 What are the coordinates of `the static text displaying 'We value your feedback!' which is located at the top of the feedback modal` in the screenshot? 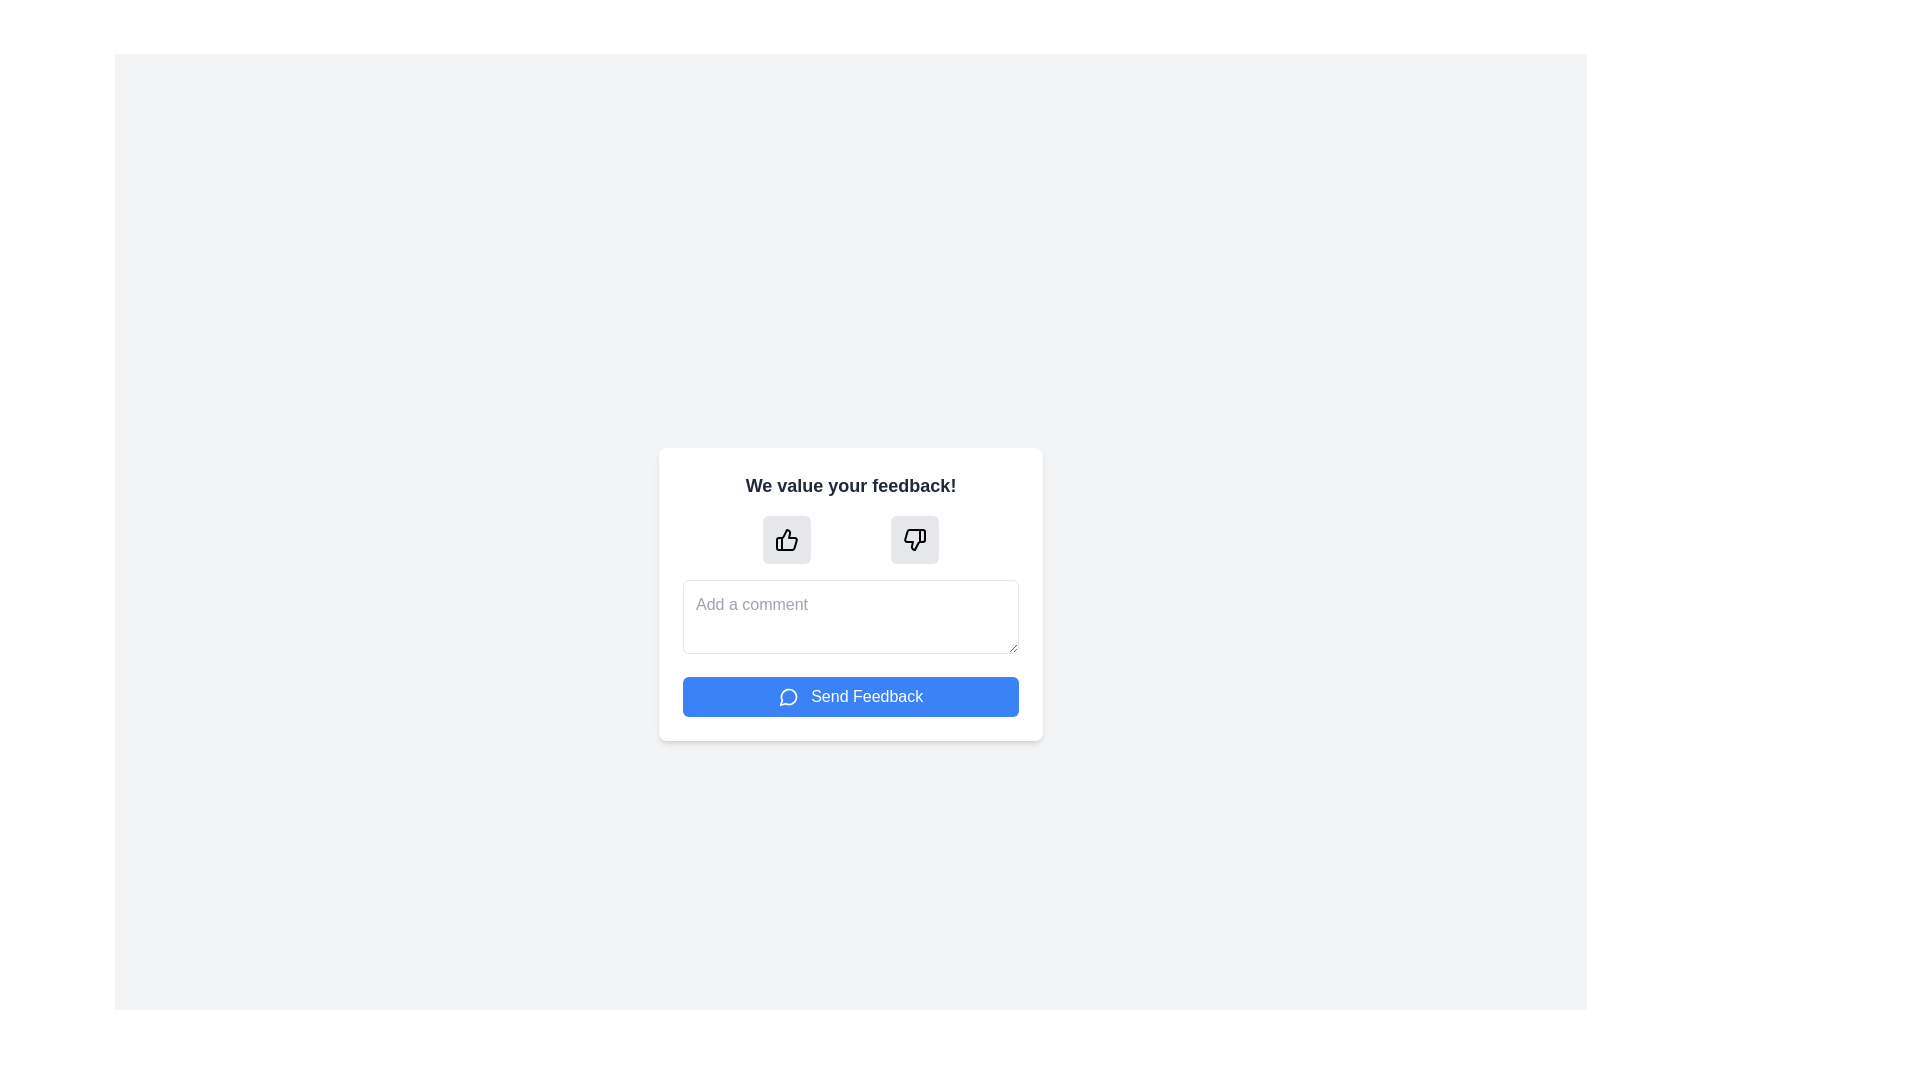 It's located at (850, 485).